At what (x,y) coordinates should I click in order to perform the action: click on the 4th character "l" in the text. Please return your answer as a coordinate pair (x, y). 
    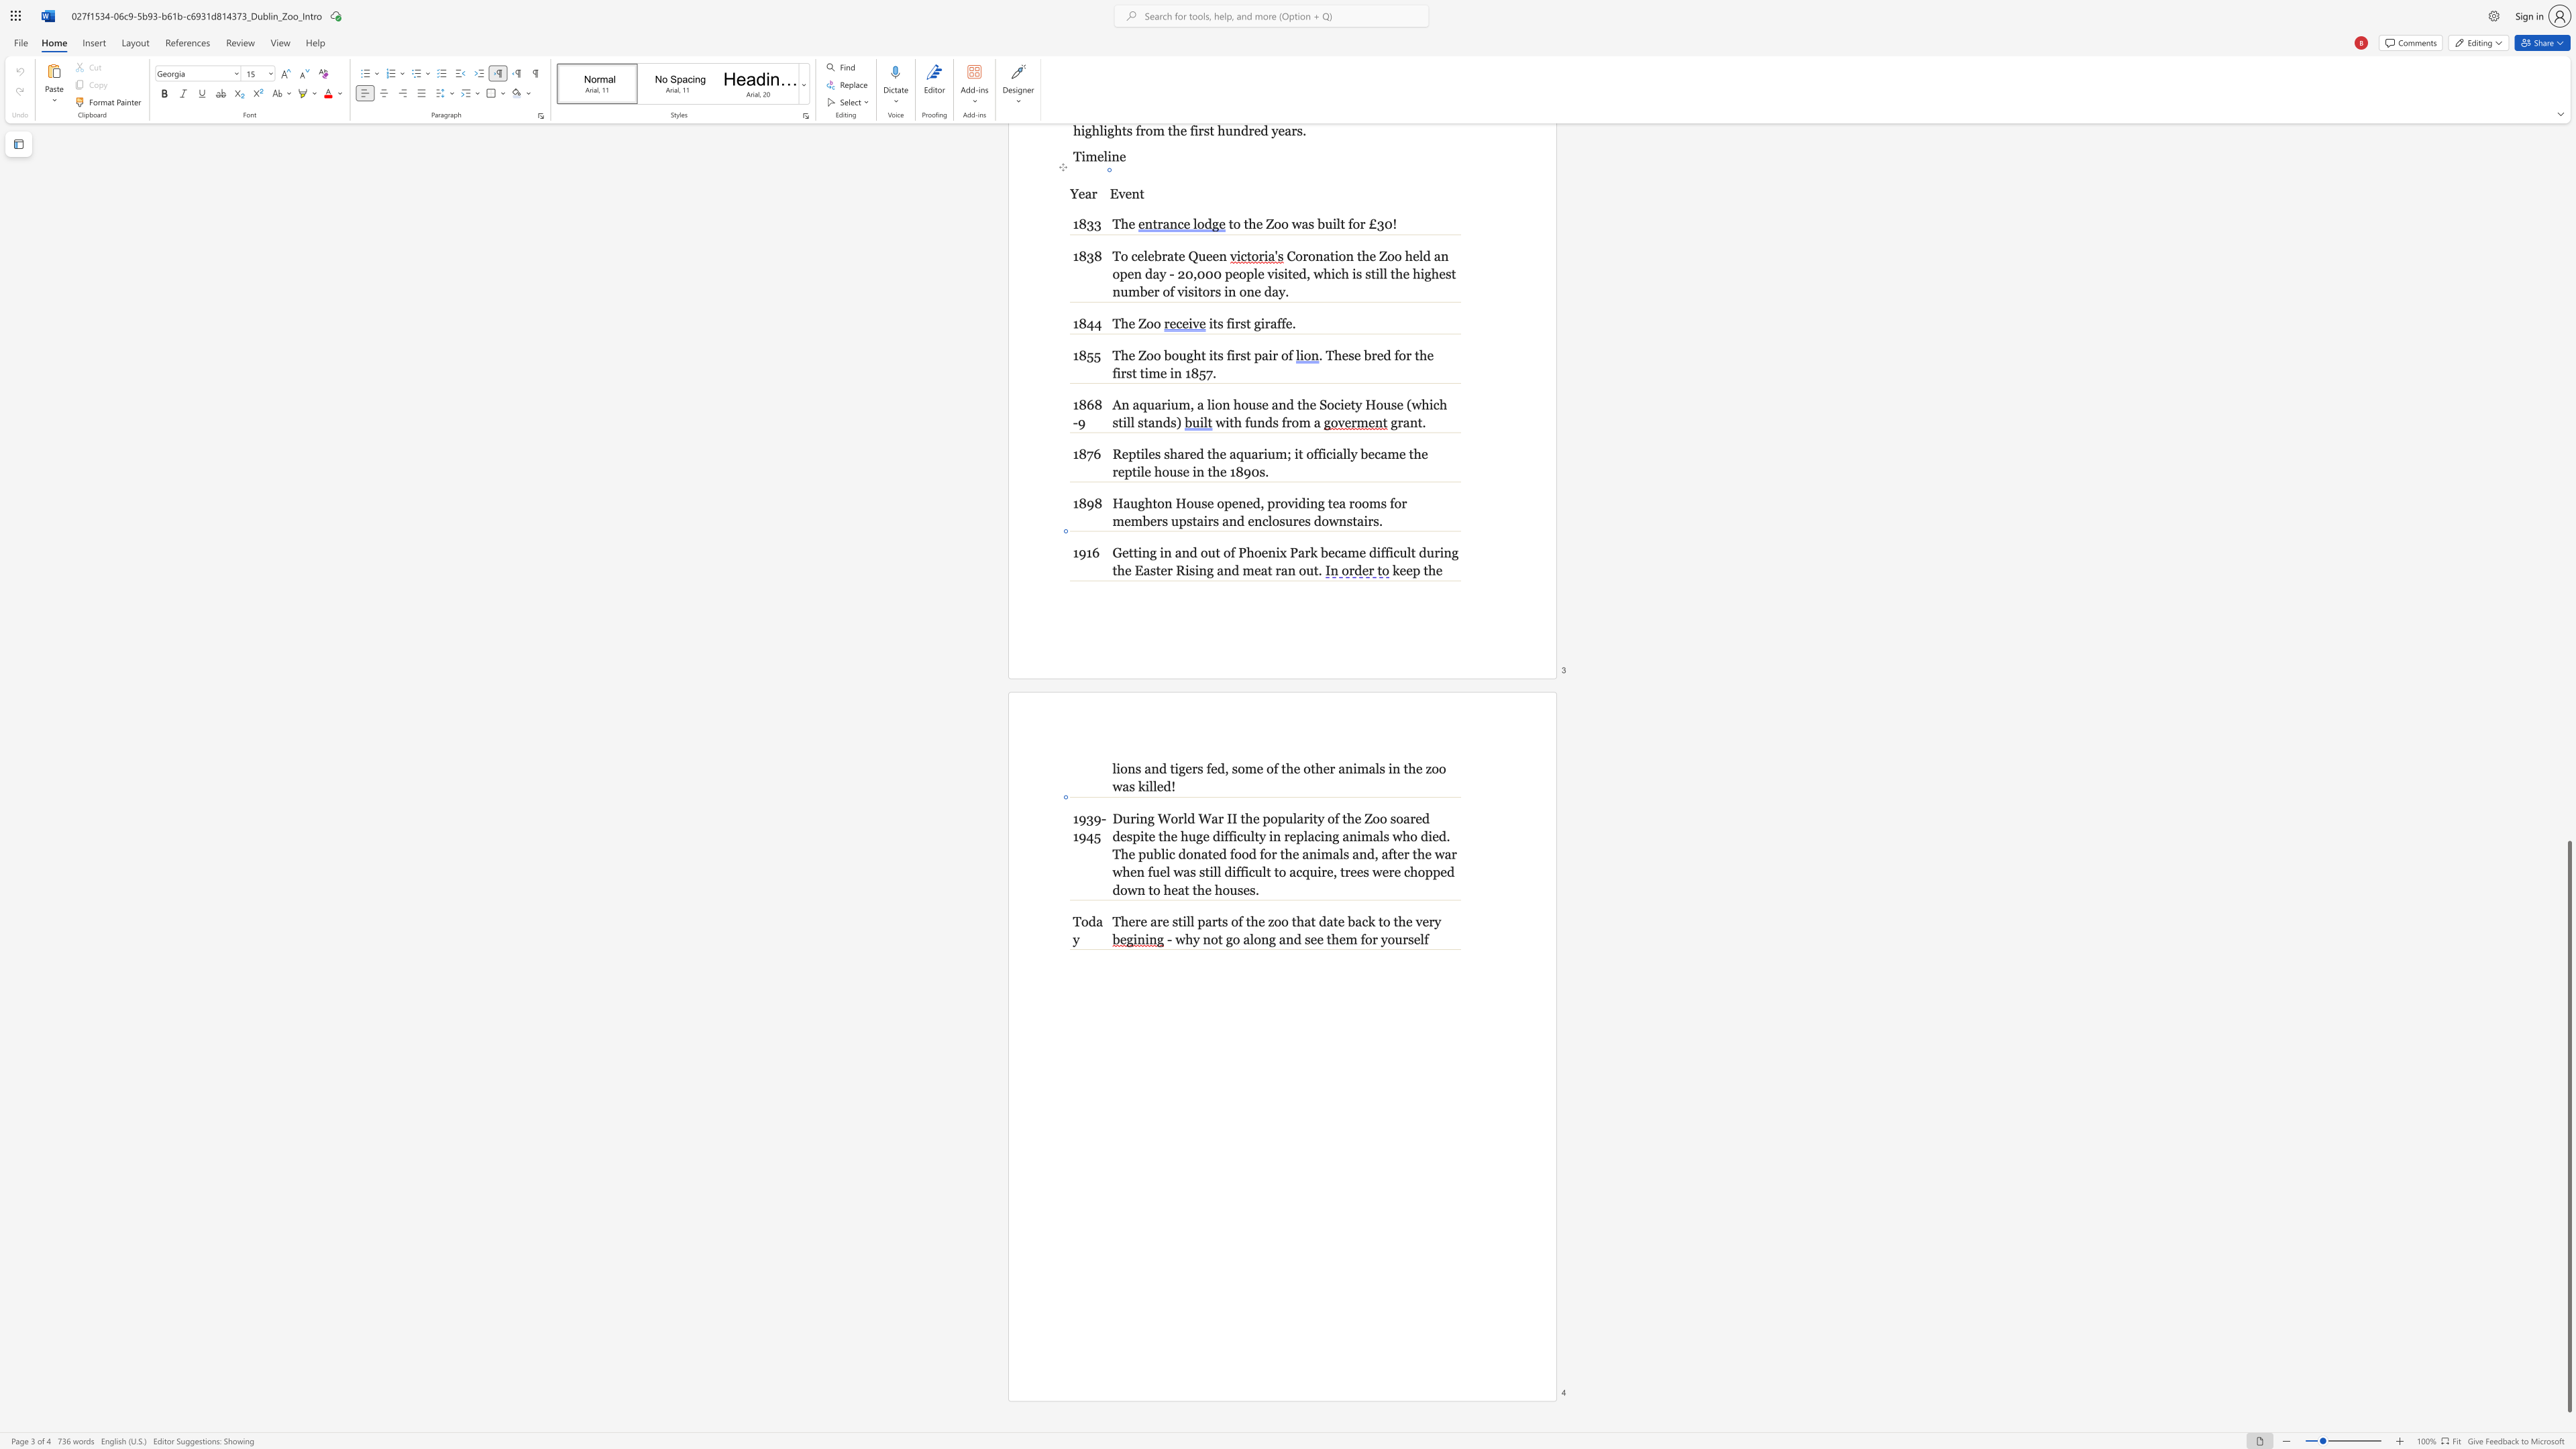
    Looking at the image, I should click on (1153, 786).